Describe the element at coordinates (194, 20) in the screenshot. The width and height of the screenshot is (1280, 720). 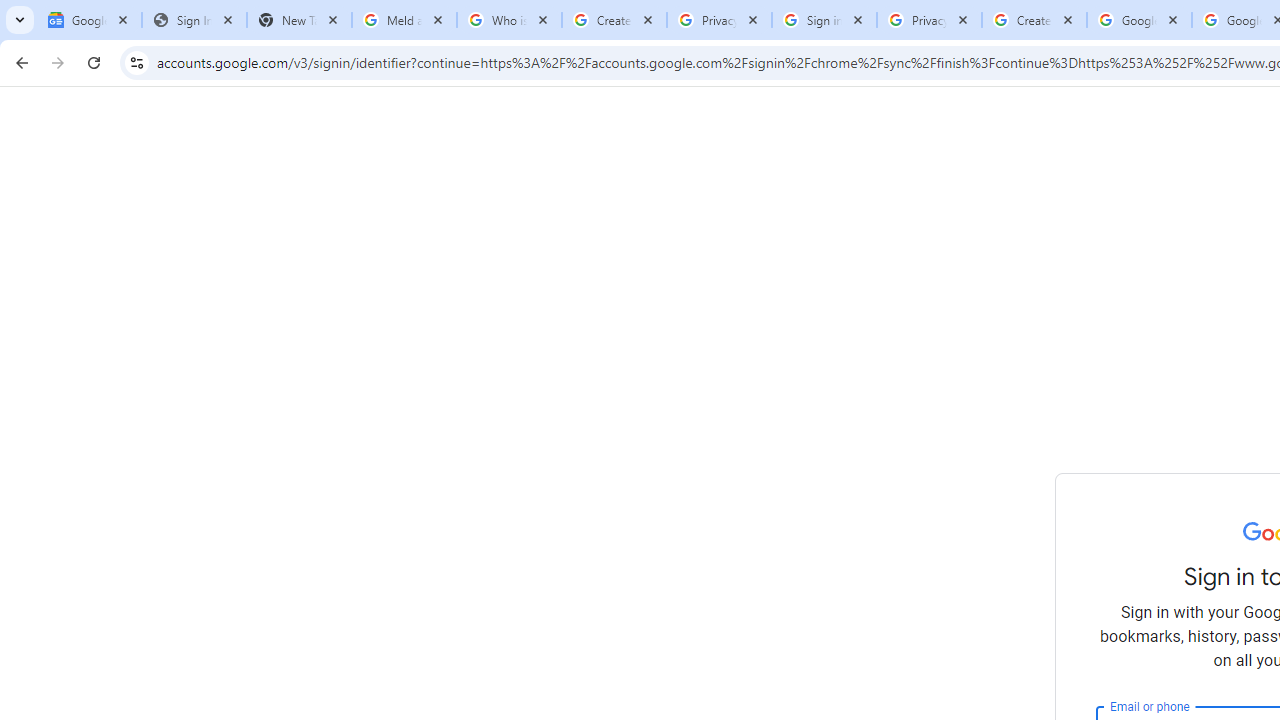
I see `'Sign In - USA TODAY'` at that location.